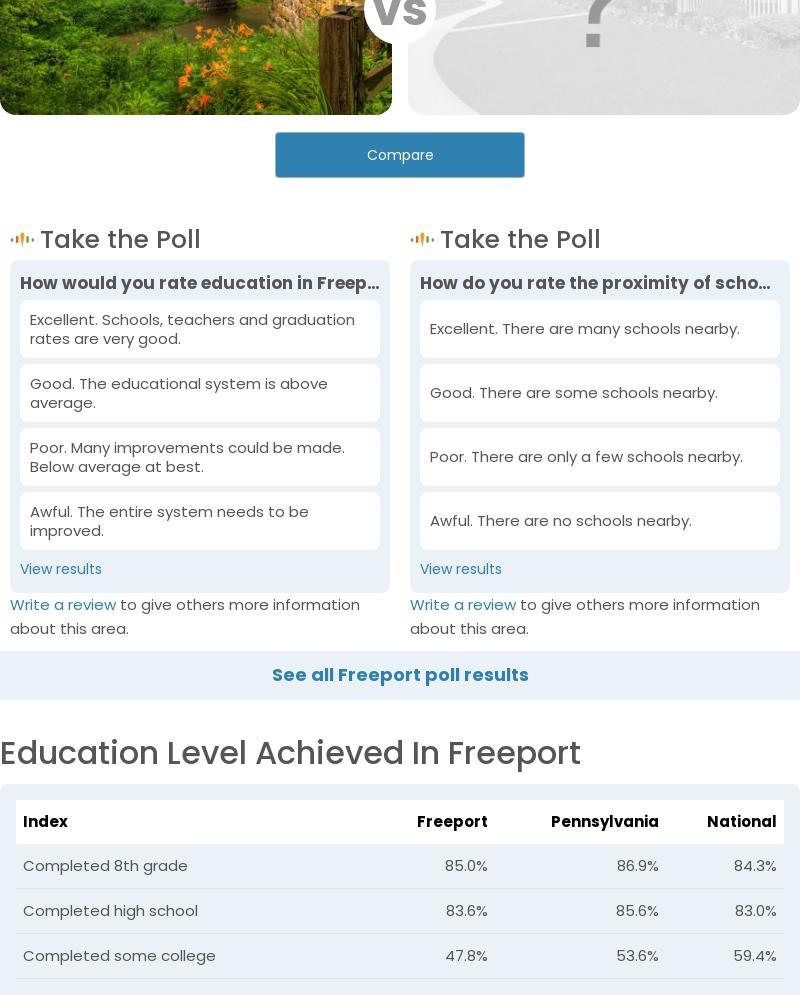  Describe the element at coordinates (592, 591) in the screenshot. I see `'East Vandergrift'` at that location.